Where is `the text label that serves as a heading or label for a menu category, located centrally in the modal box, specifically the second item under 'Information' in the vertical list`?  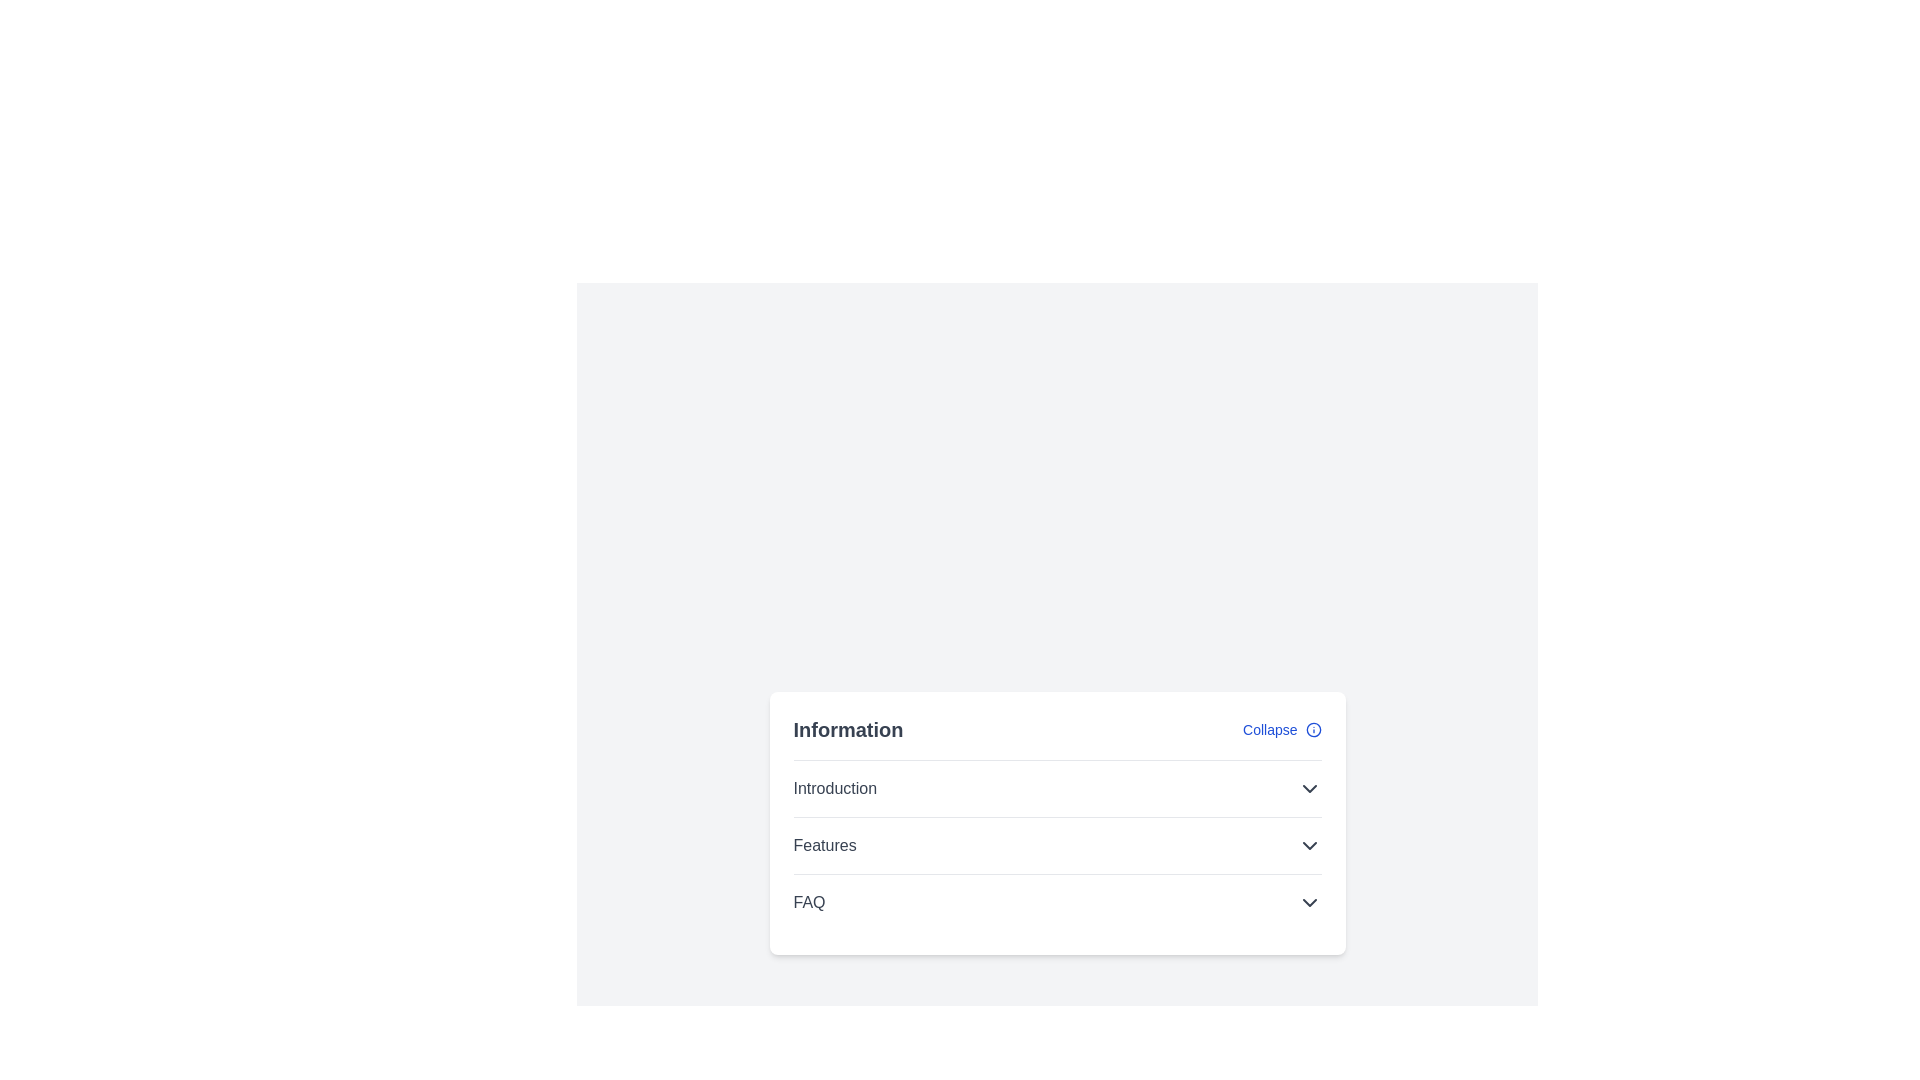
the text label that serves as a heading or label for a menu category, located centrally in the modal box, specifically the second item under 'Information' in the vertical list is located at coordinates (825, 845).